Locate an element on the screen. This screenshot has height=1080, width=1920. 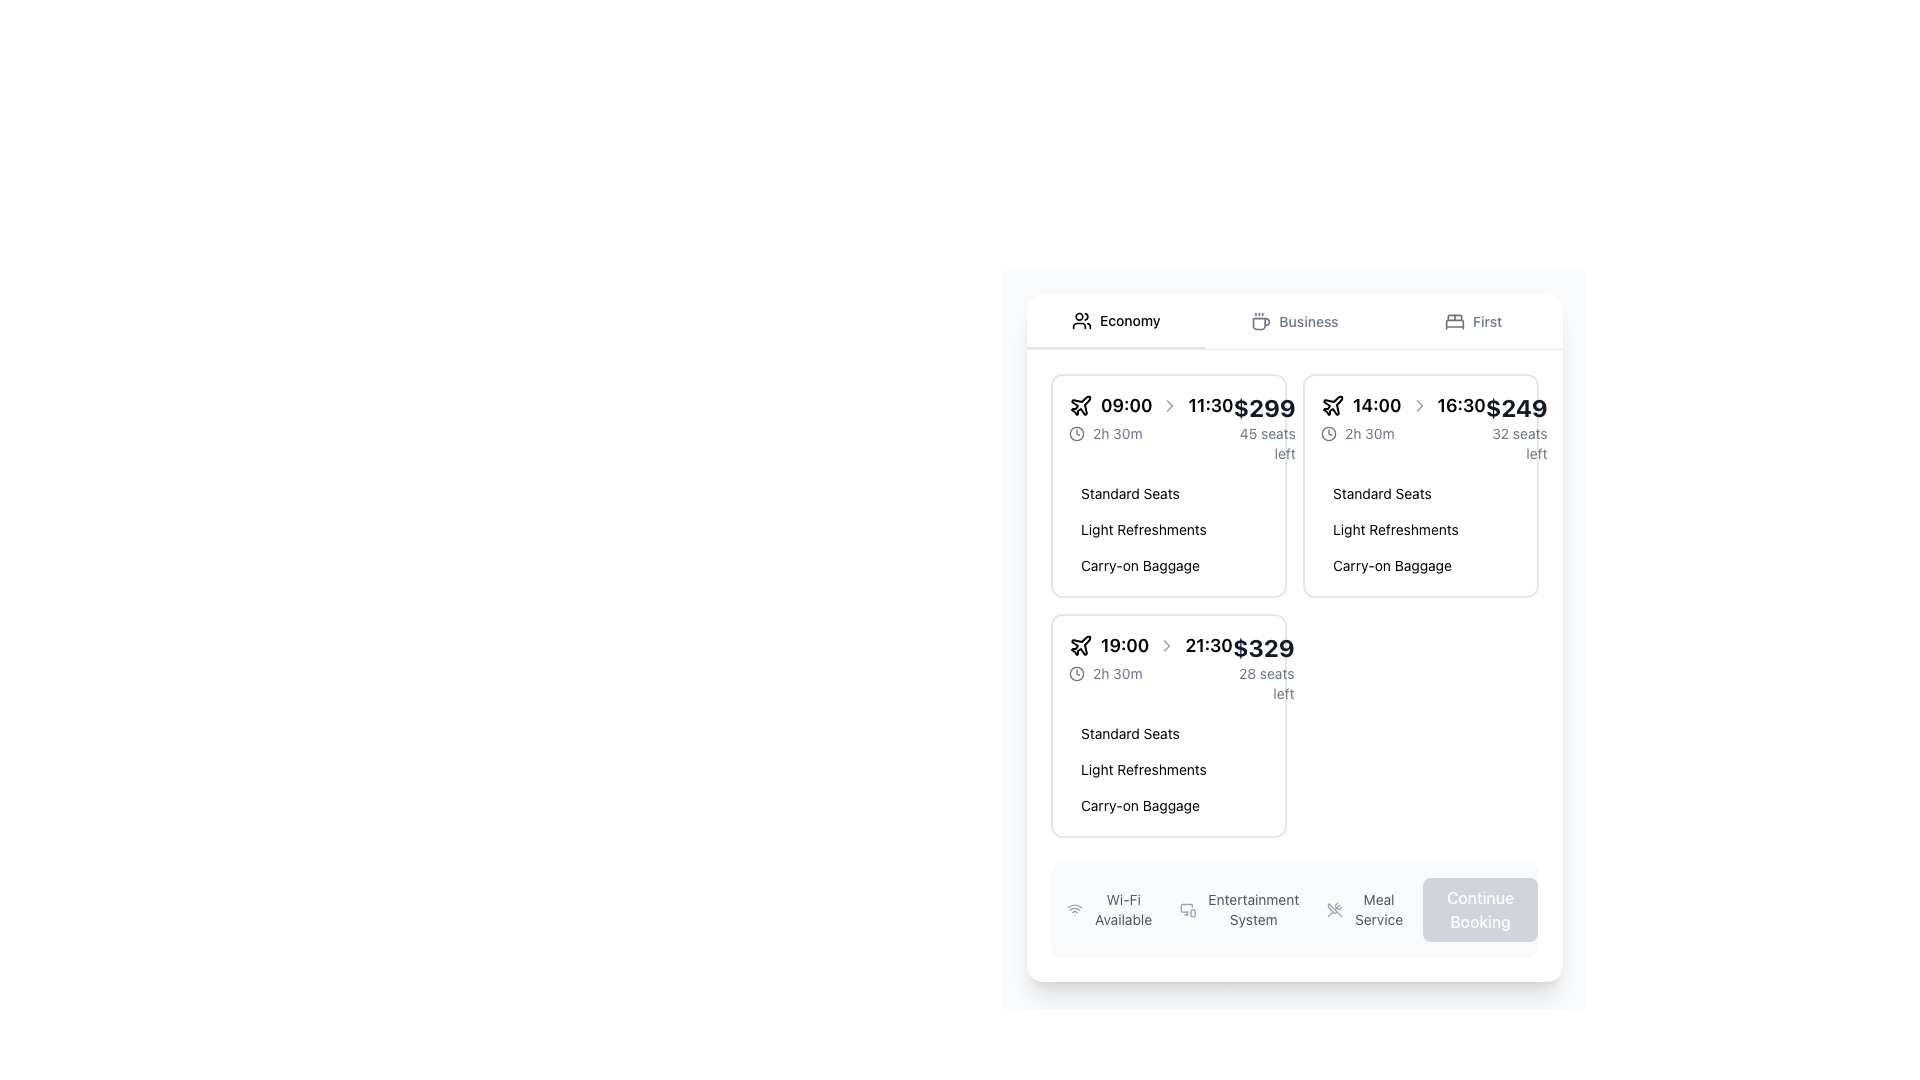
the arrival time text element located to the right of the '09:00' time element in the flight information card is located at coordinates (1209, 405).